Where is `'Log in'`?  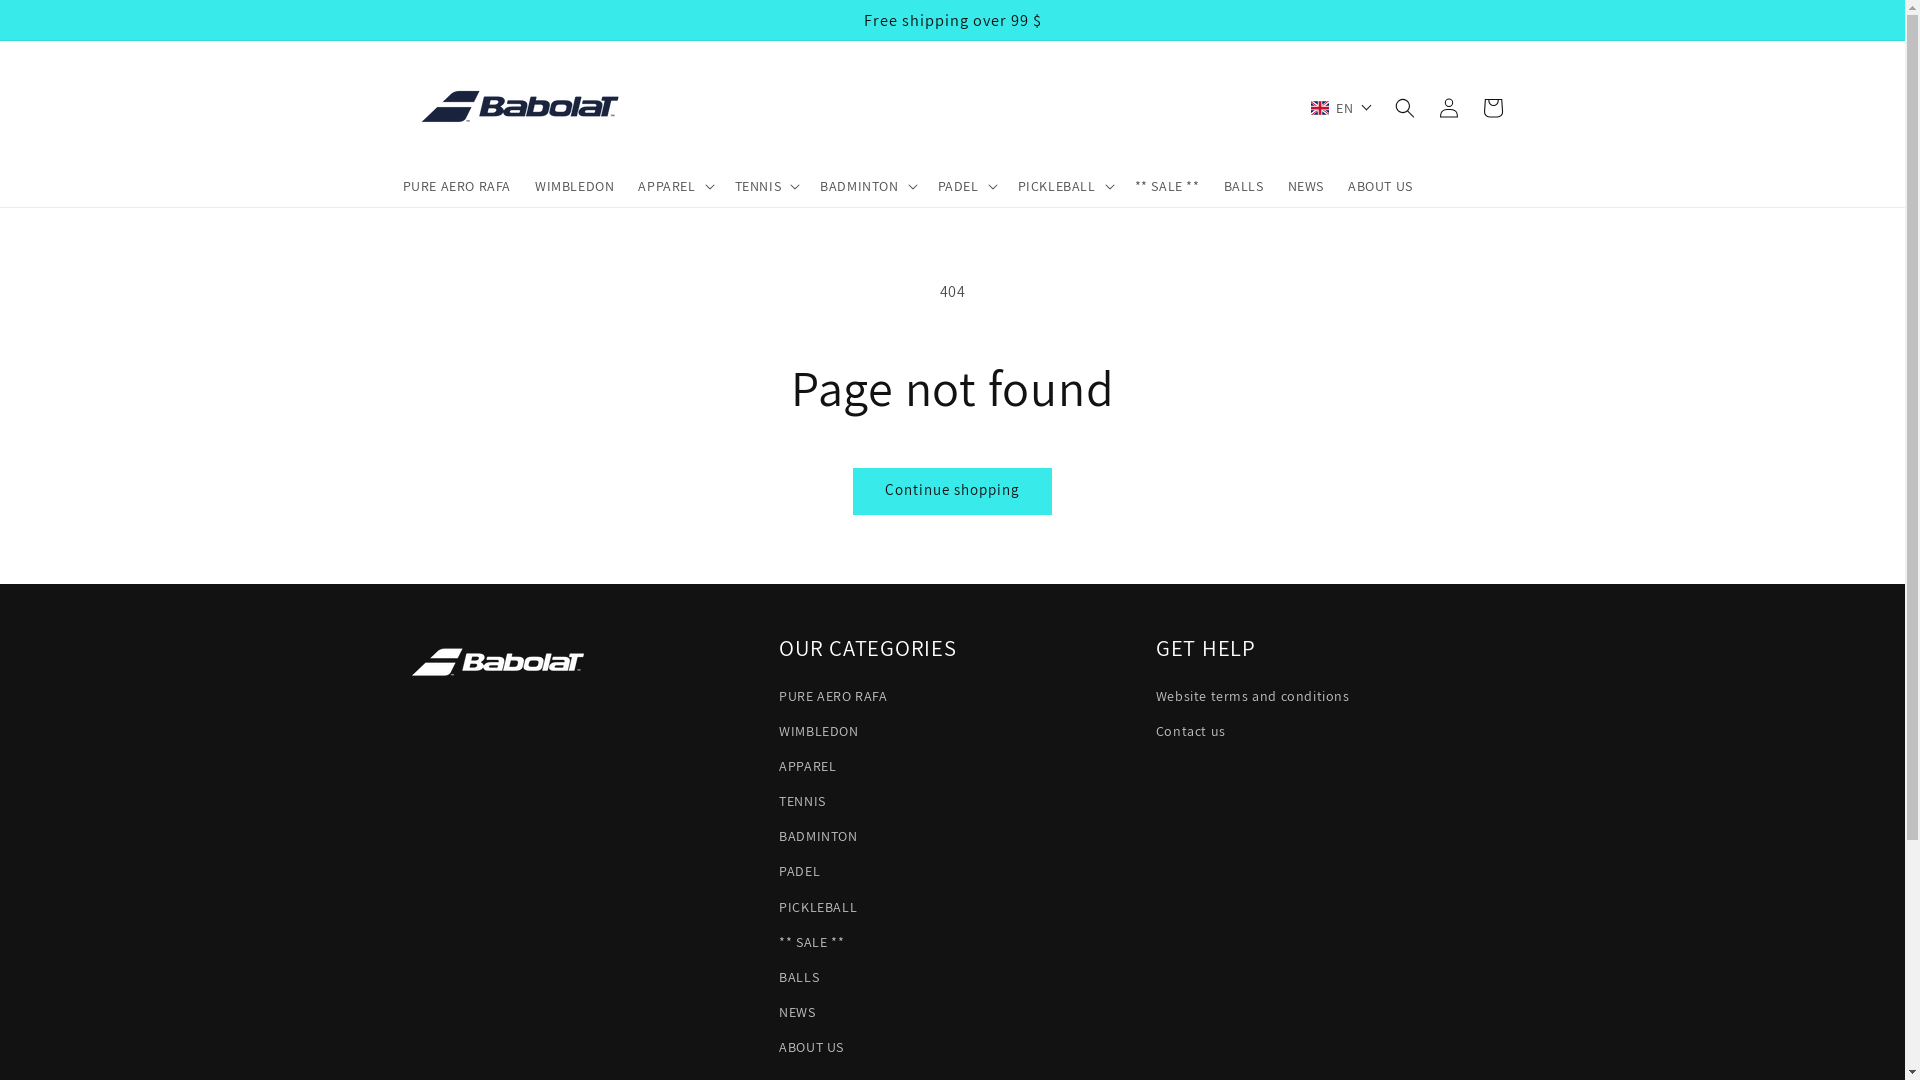
'Log in' is located at coordinates (1424, 108).